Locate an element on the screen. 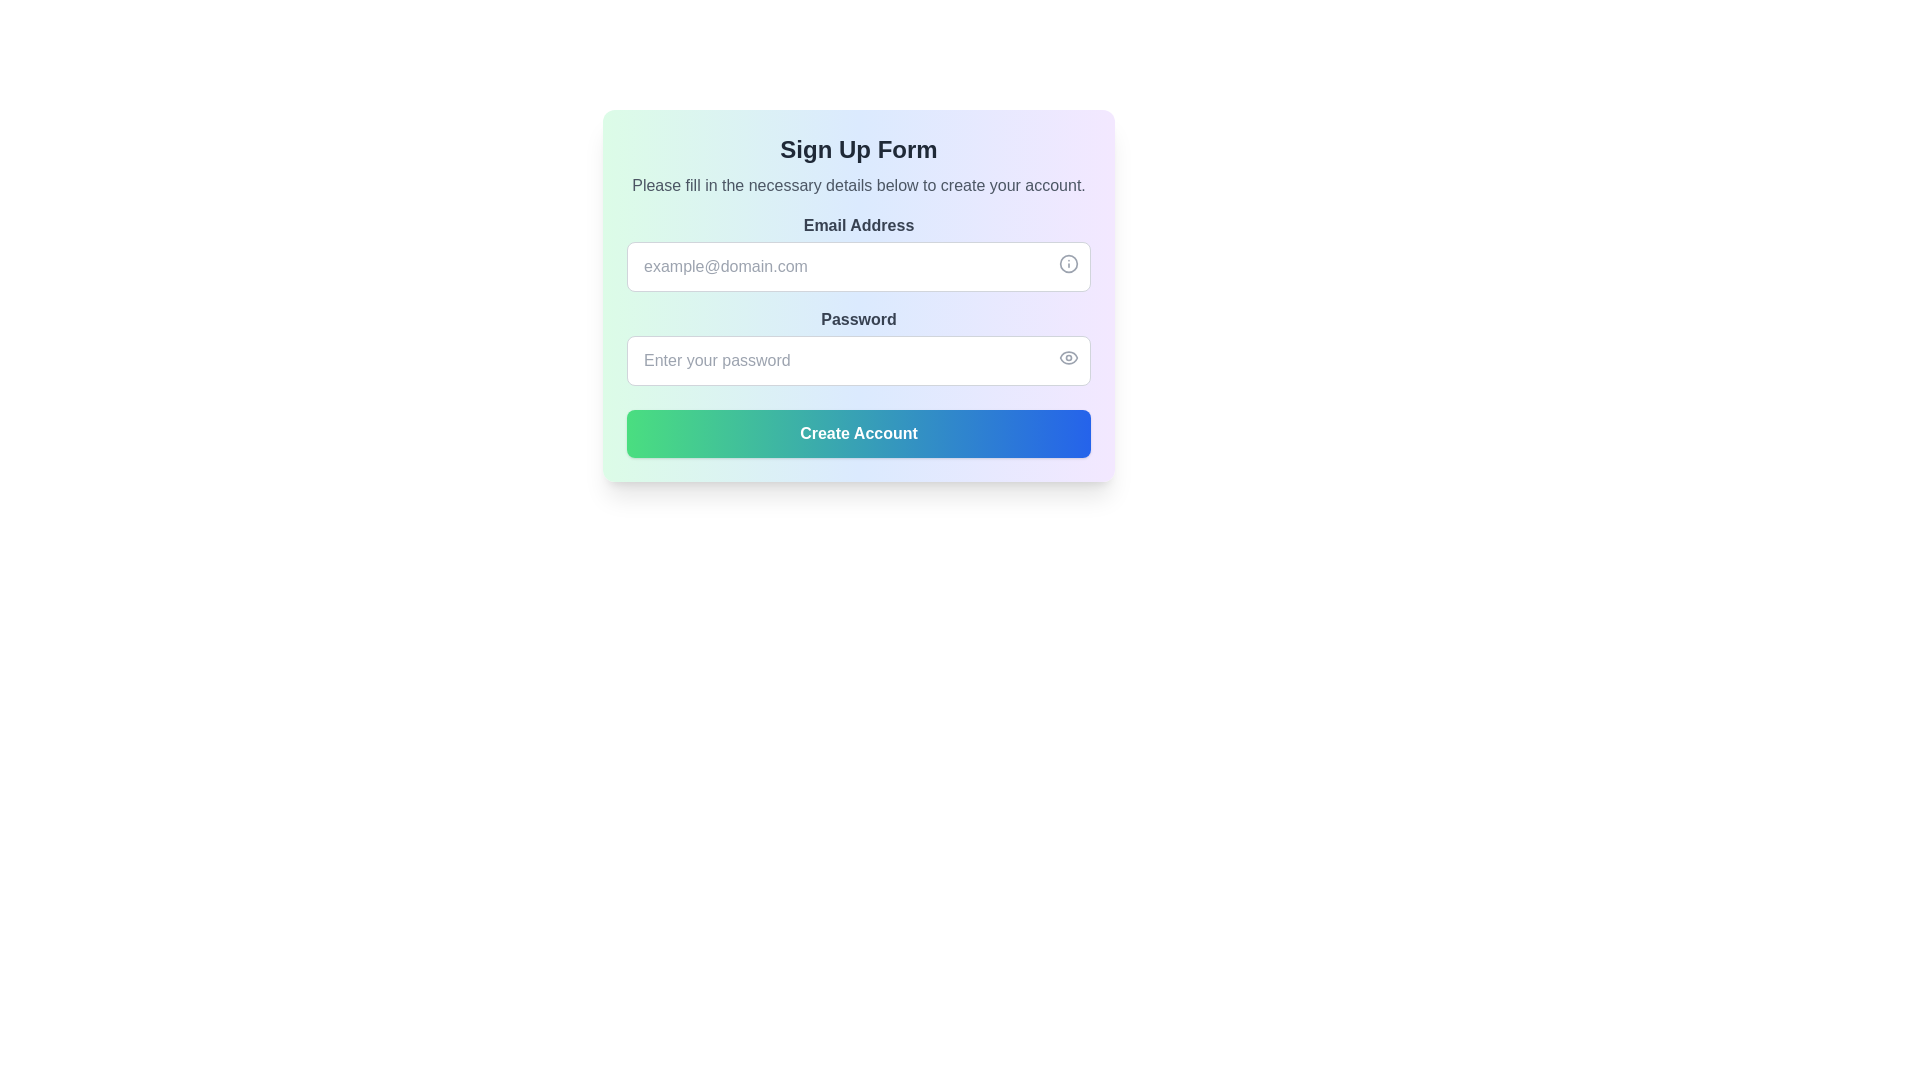  the Text header element that serves as the title for the sign-up form, located at the top of the colorful rectangular card is located at coordinates (859, 149).